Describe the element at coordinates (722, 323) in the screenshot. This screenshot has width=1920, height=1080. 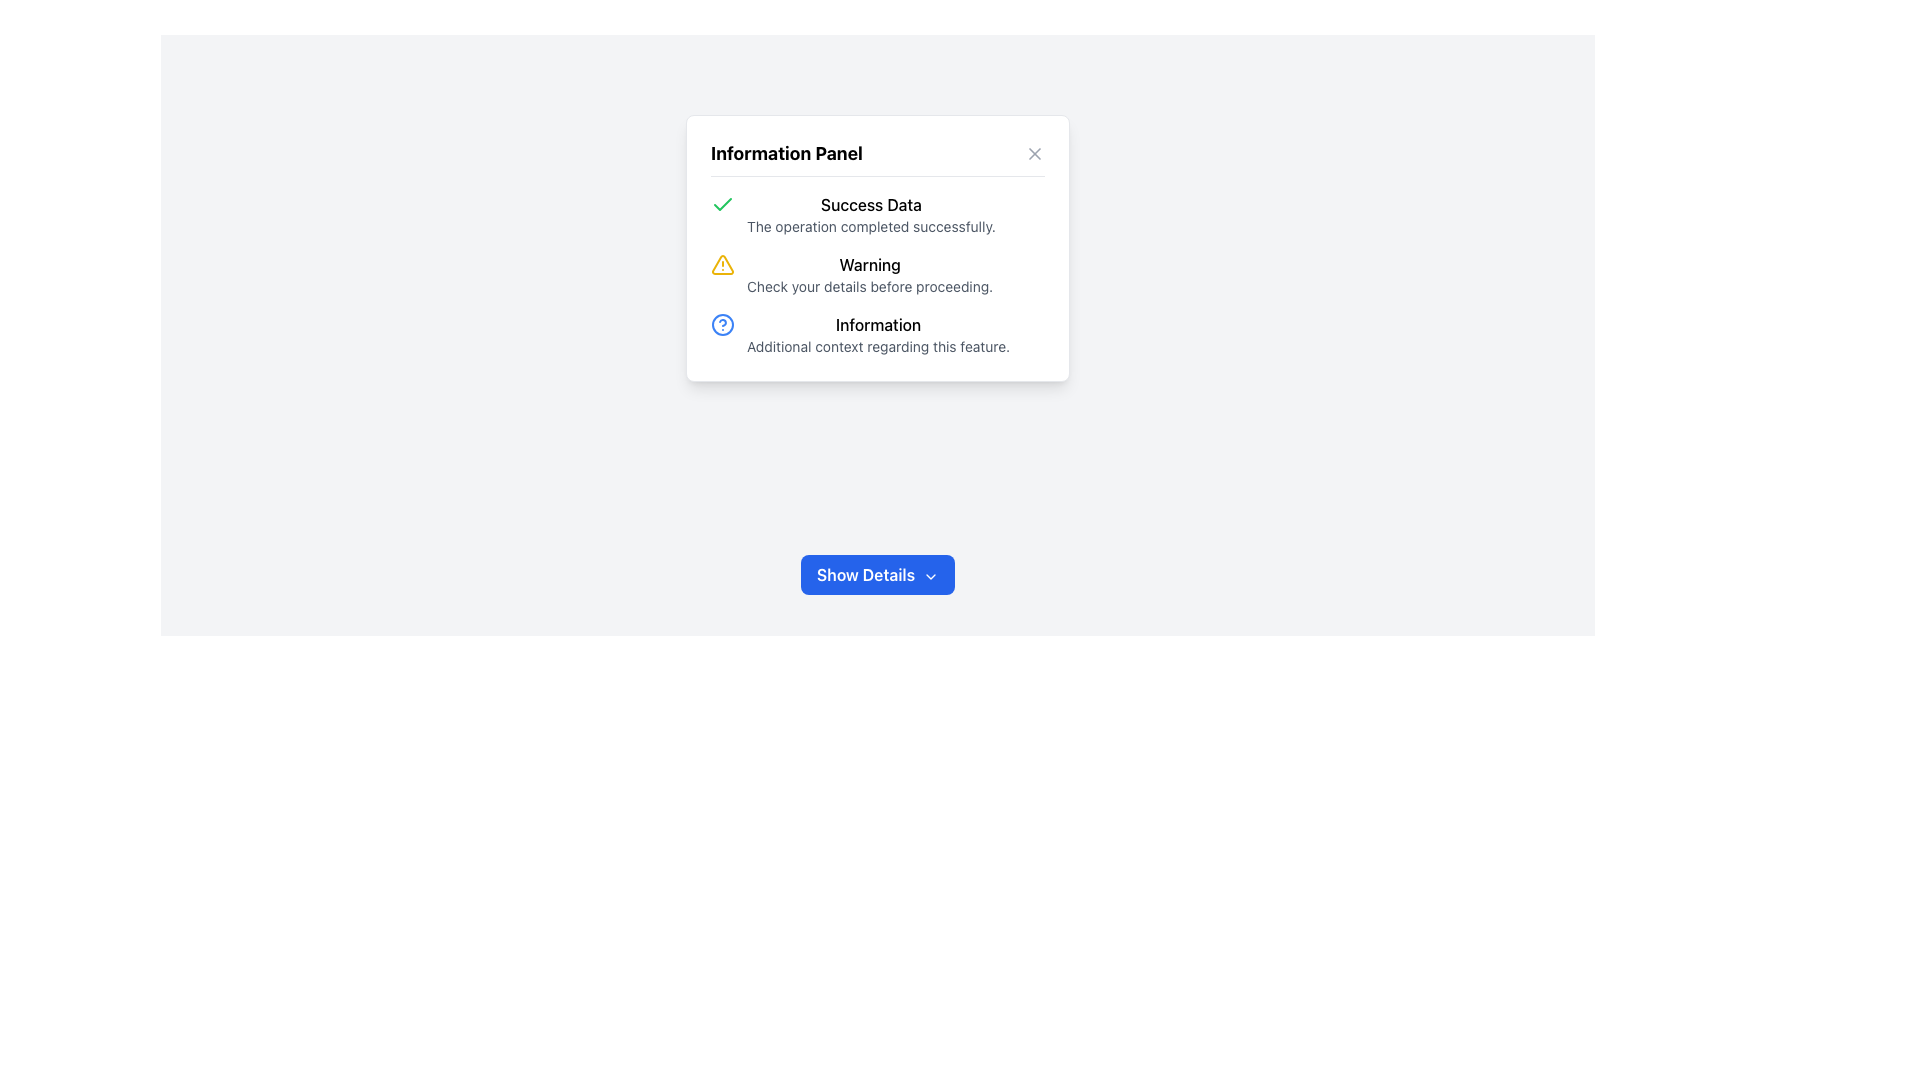
I see `the SVG Circle that visually represents or emphasizes a concept or status within the Information Panel` at that location.